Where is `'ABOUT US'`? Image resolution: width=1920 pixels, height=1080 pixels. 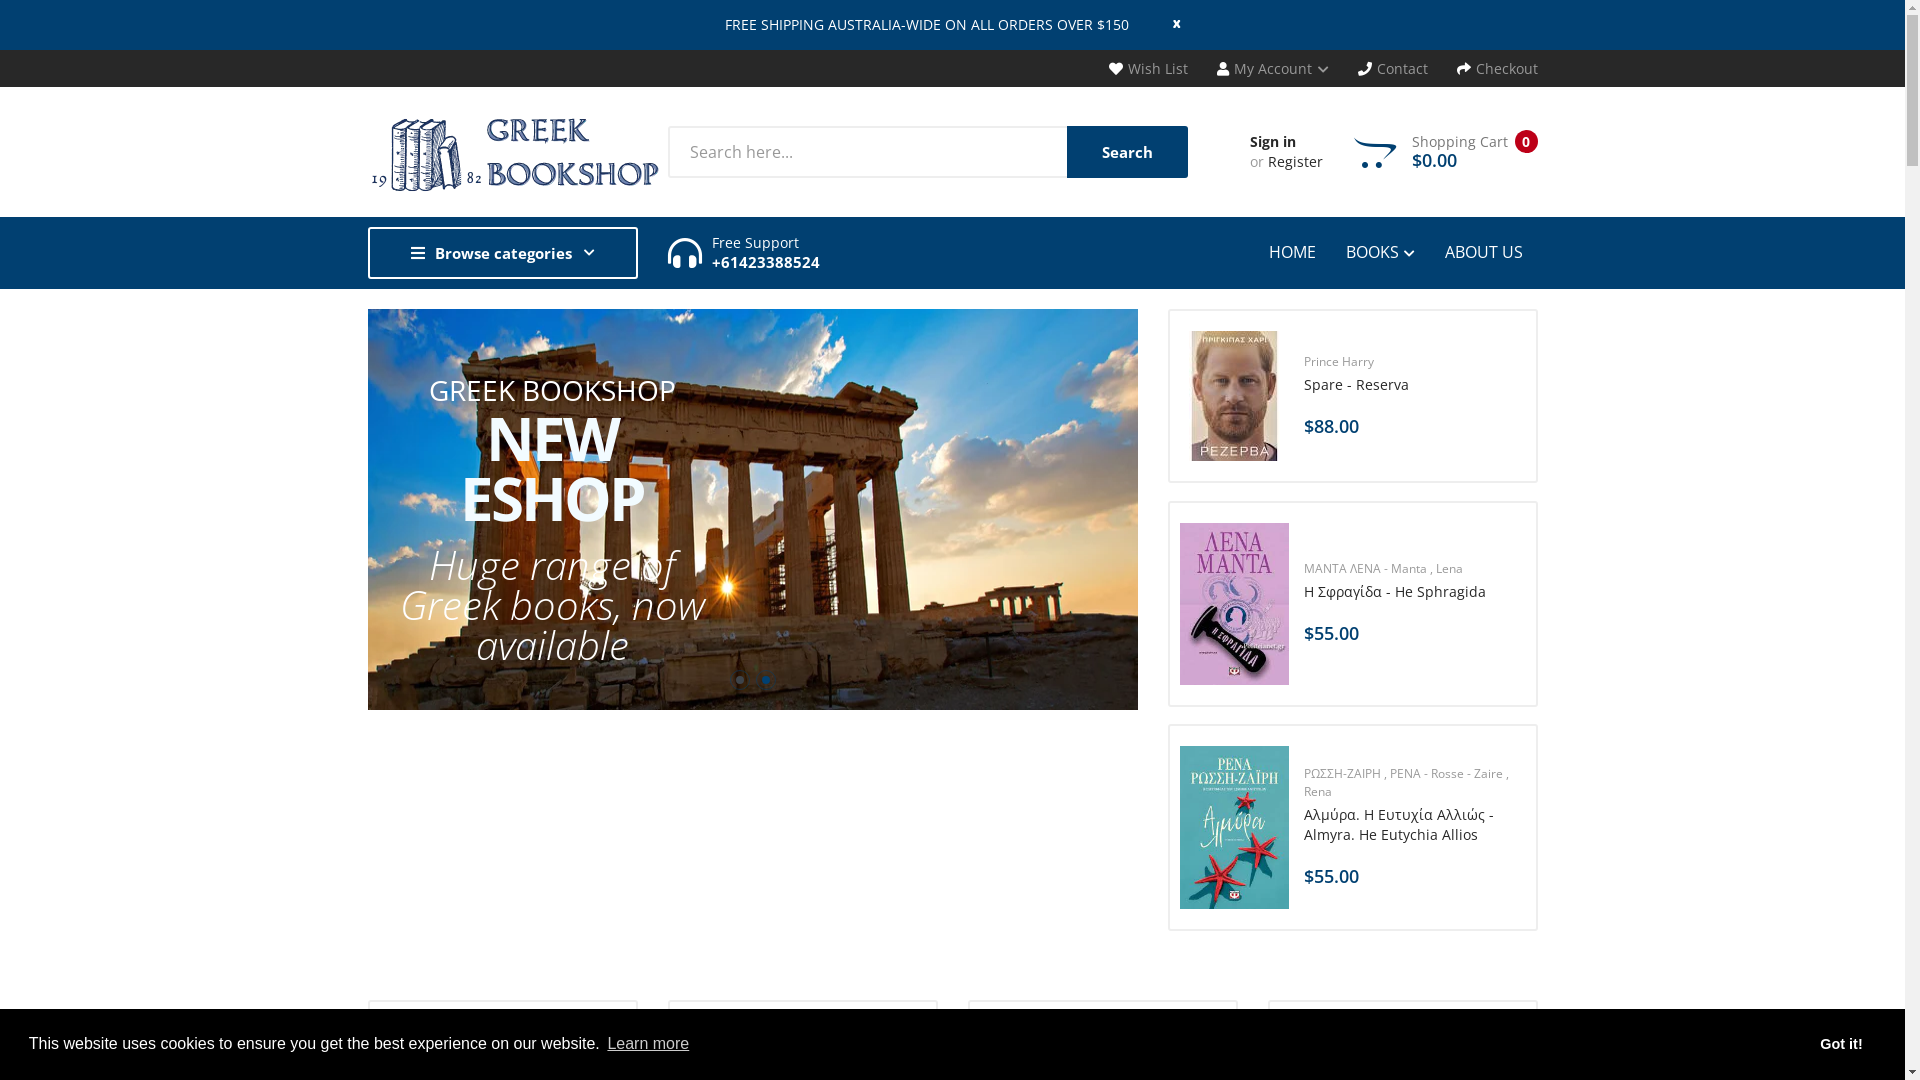 'ABOUT US' is located at coordinates (1483, 250).